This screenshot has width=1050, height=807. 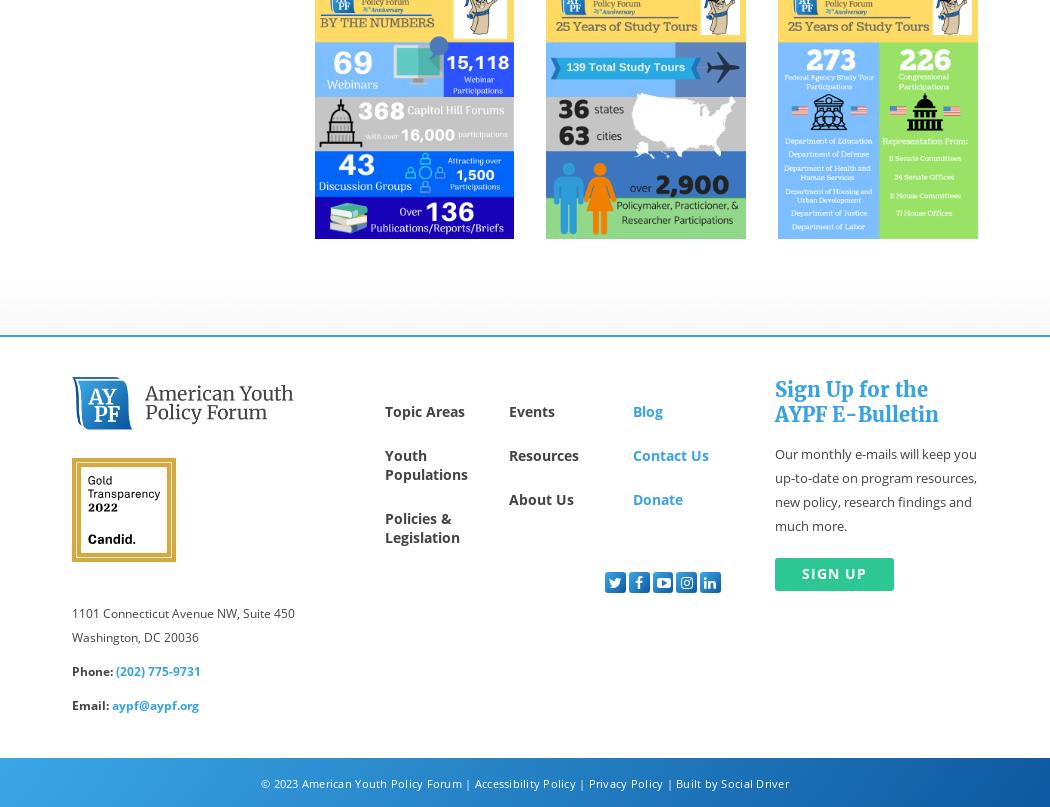 What do you see at coordinates (834, 572) in the screenshot?
I see `'Sign Up'` at bounding box center [834, 572].